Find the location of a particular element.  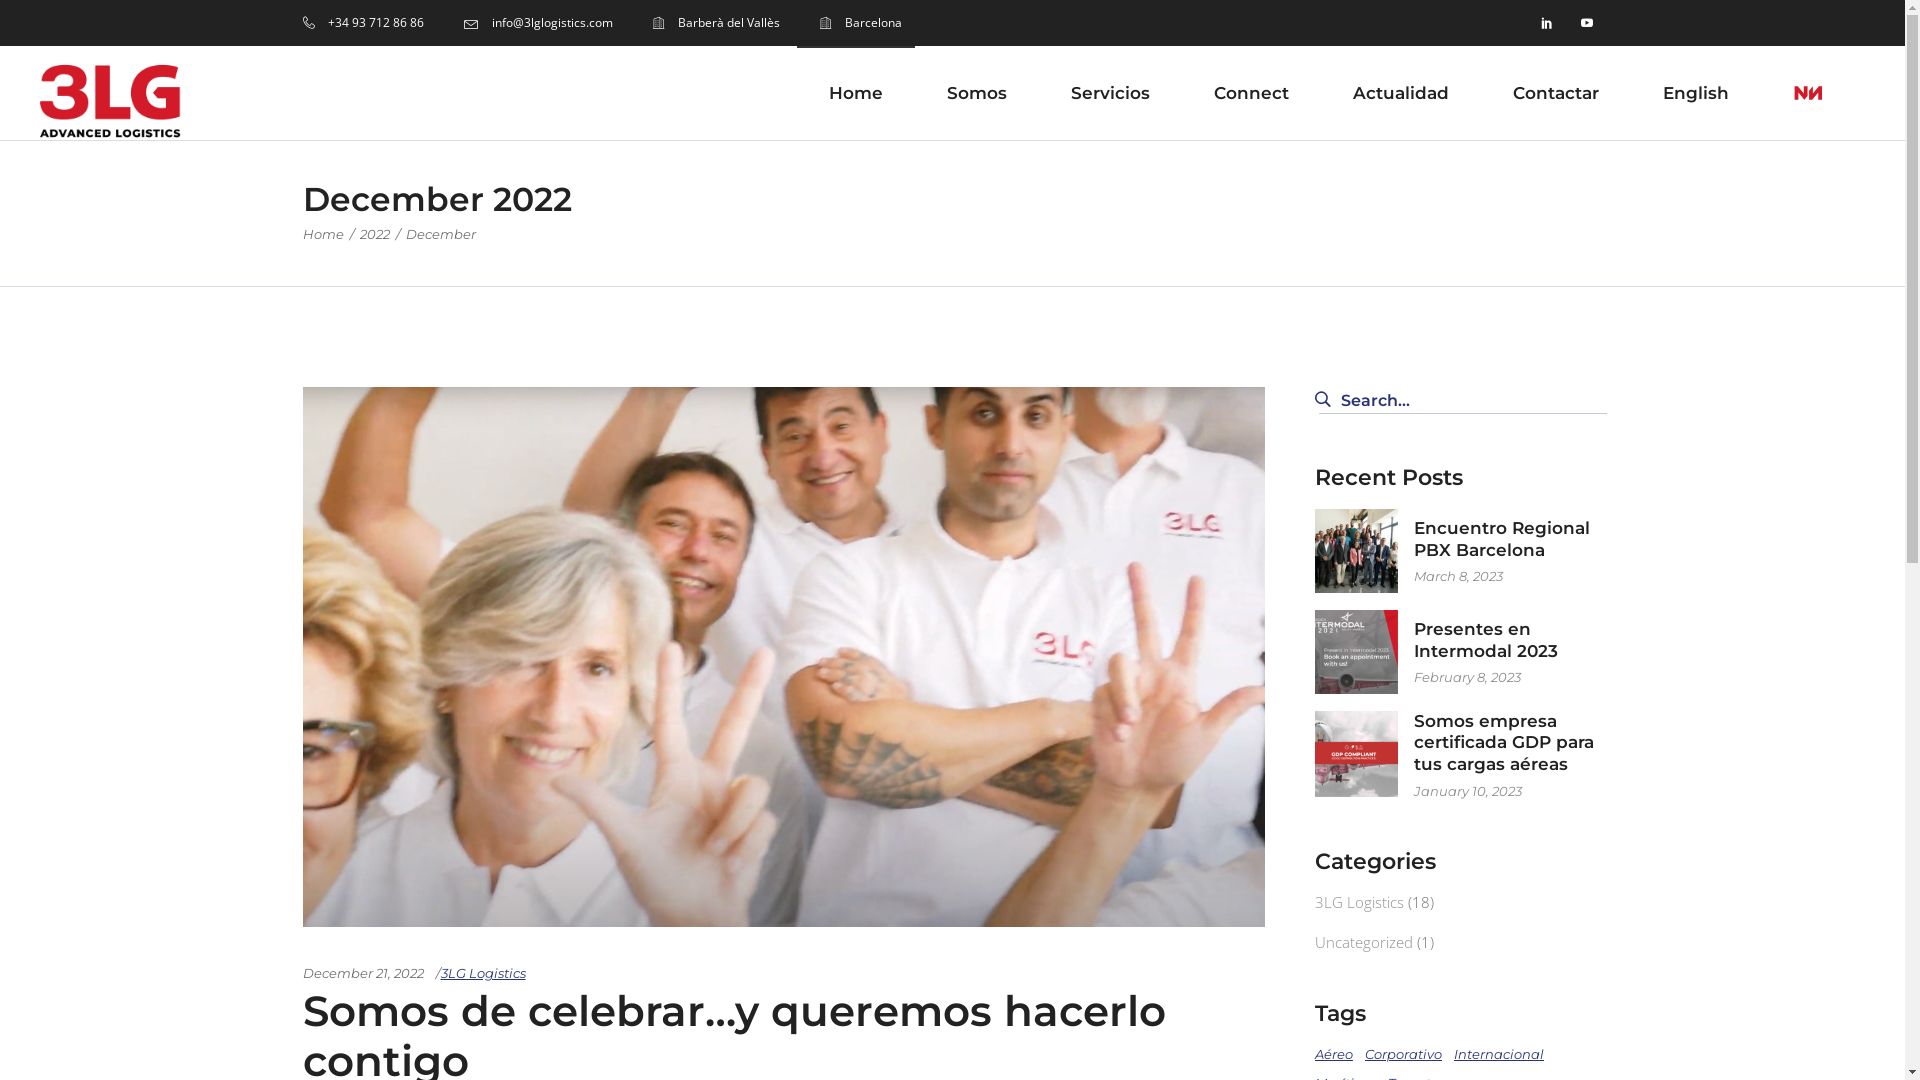

'Actualidad' is located at coordinates (1400, 93).